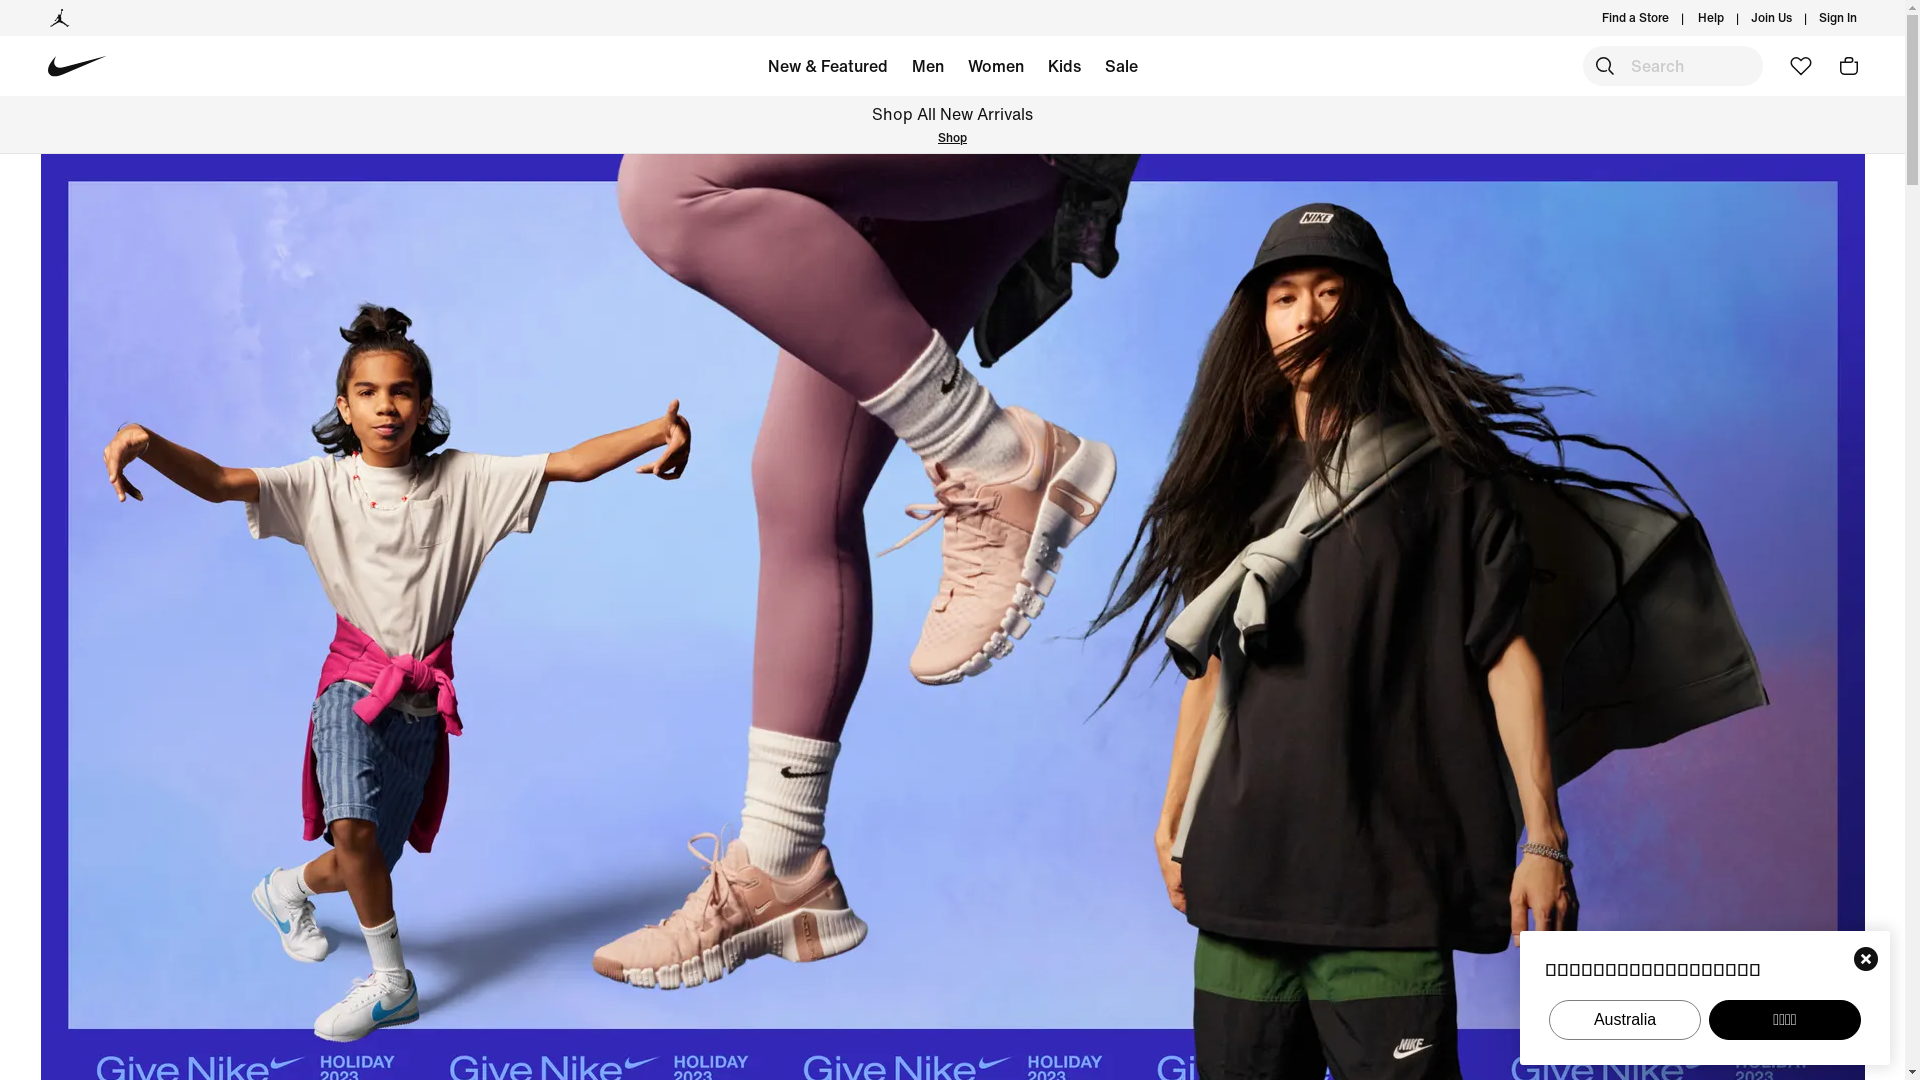 This screenshot has height=1080, width=1920. What do you see at coordinates (1120, 68) in the screenshot?
I see `'Sale'` at bounding box center [1120, 68].